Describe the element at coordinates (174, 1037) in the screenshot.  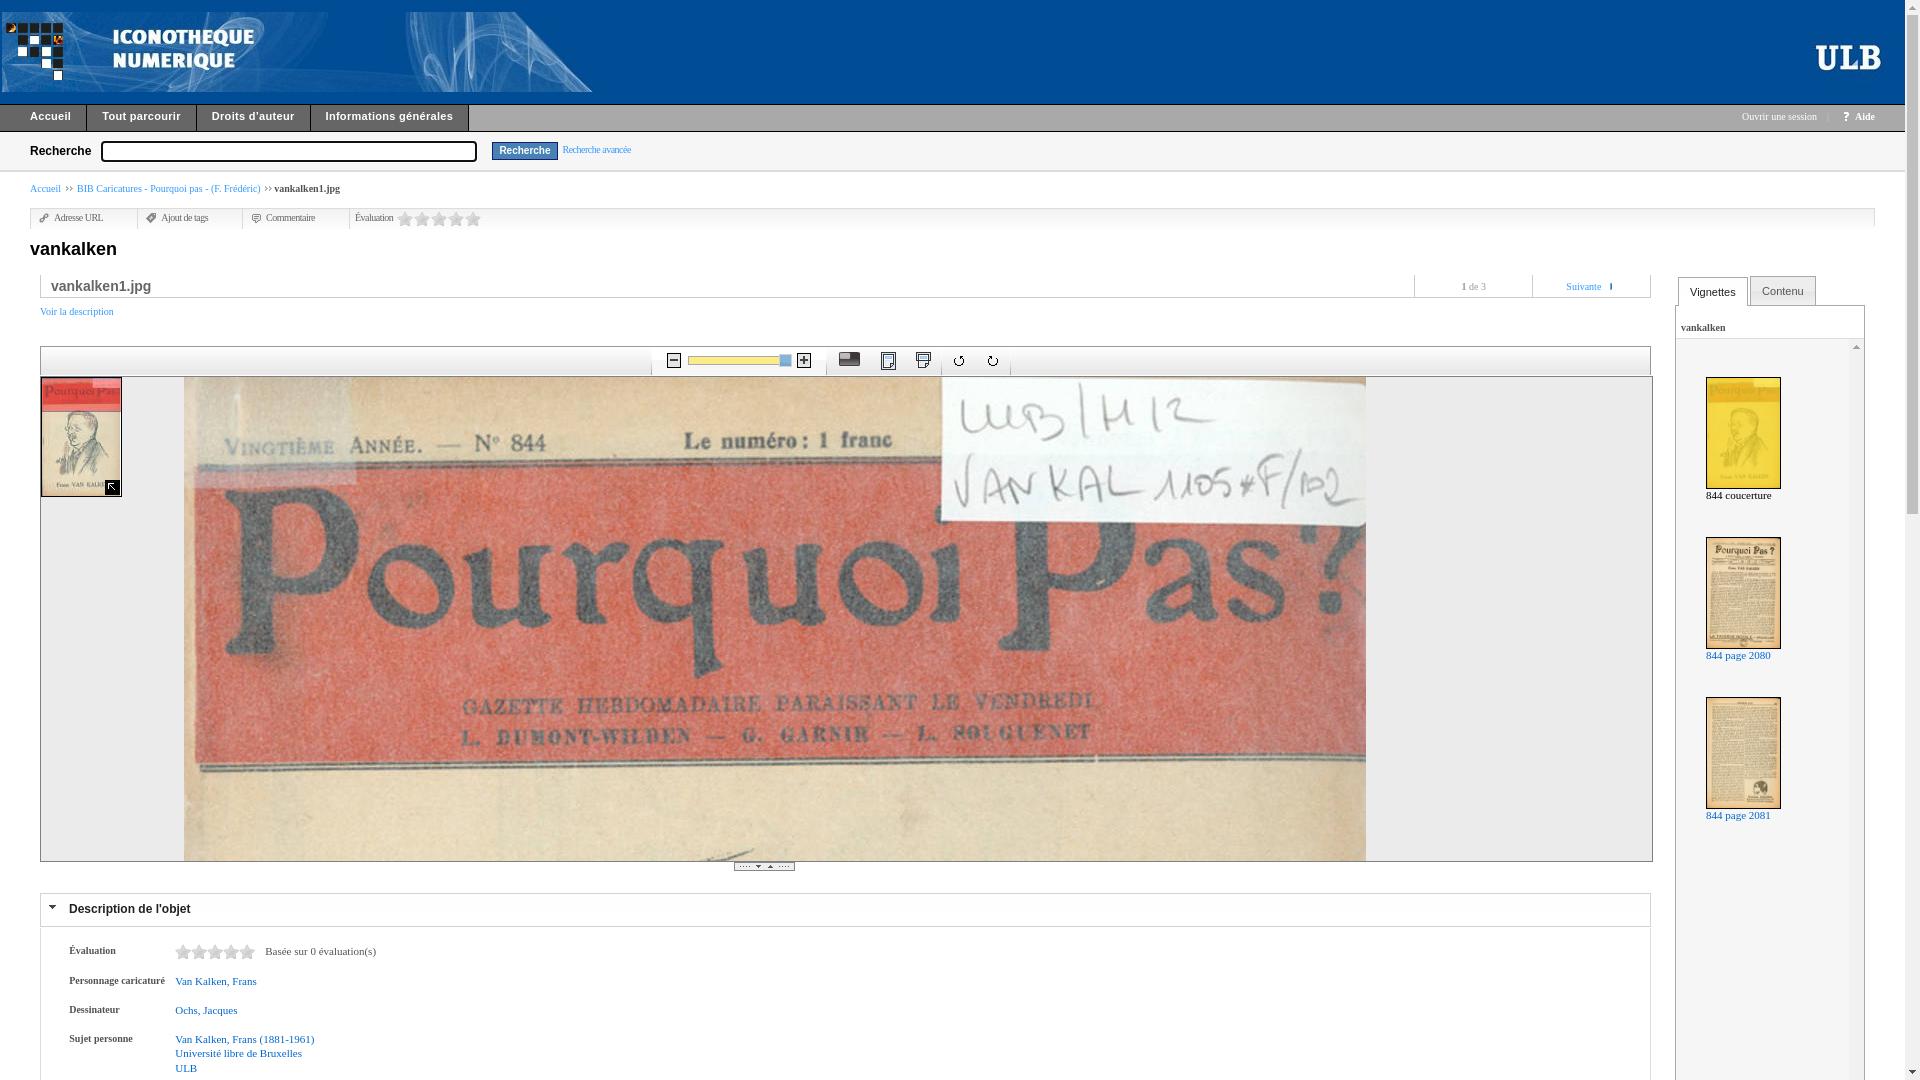
I see `'Van Kalken, Frans (1881-1961)'` at that location.